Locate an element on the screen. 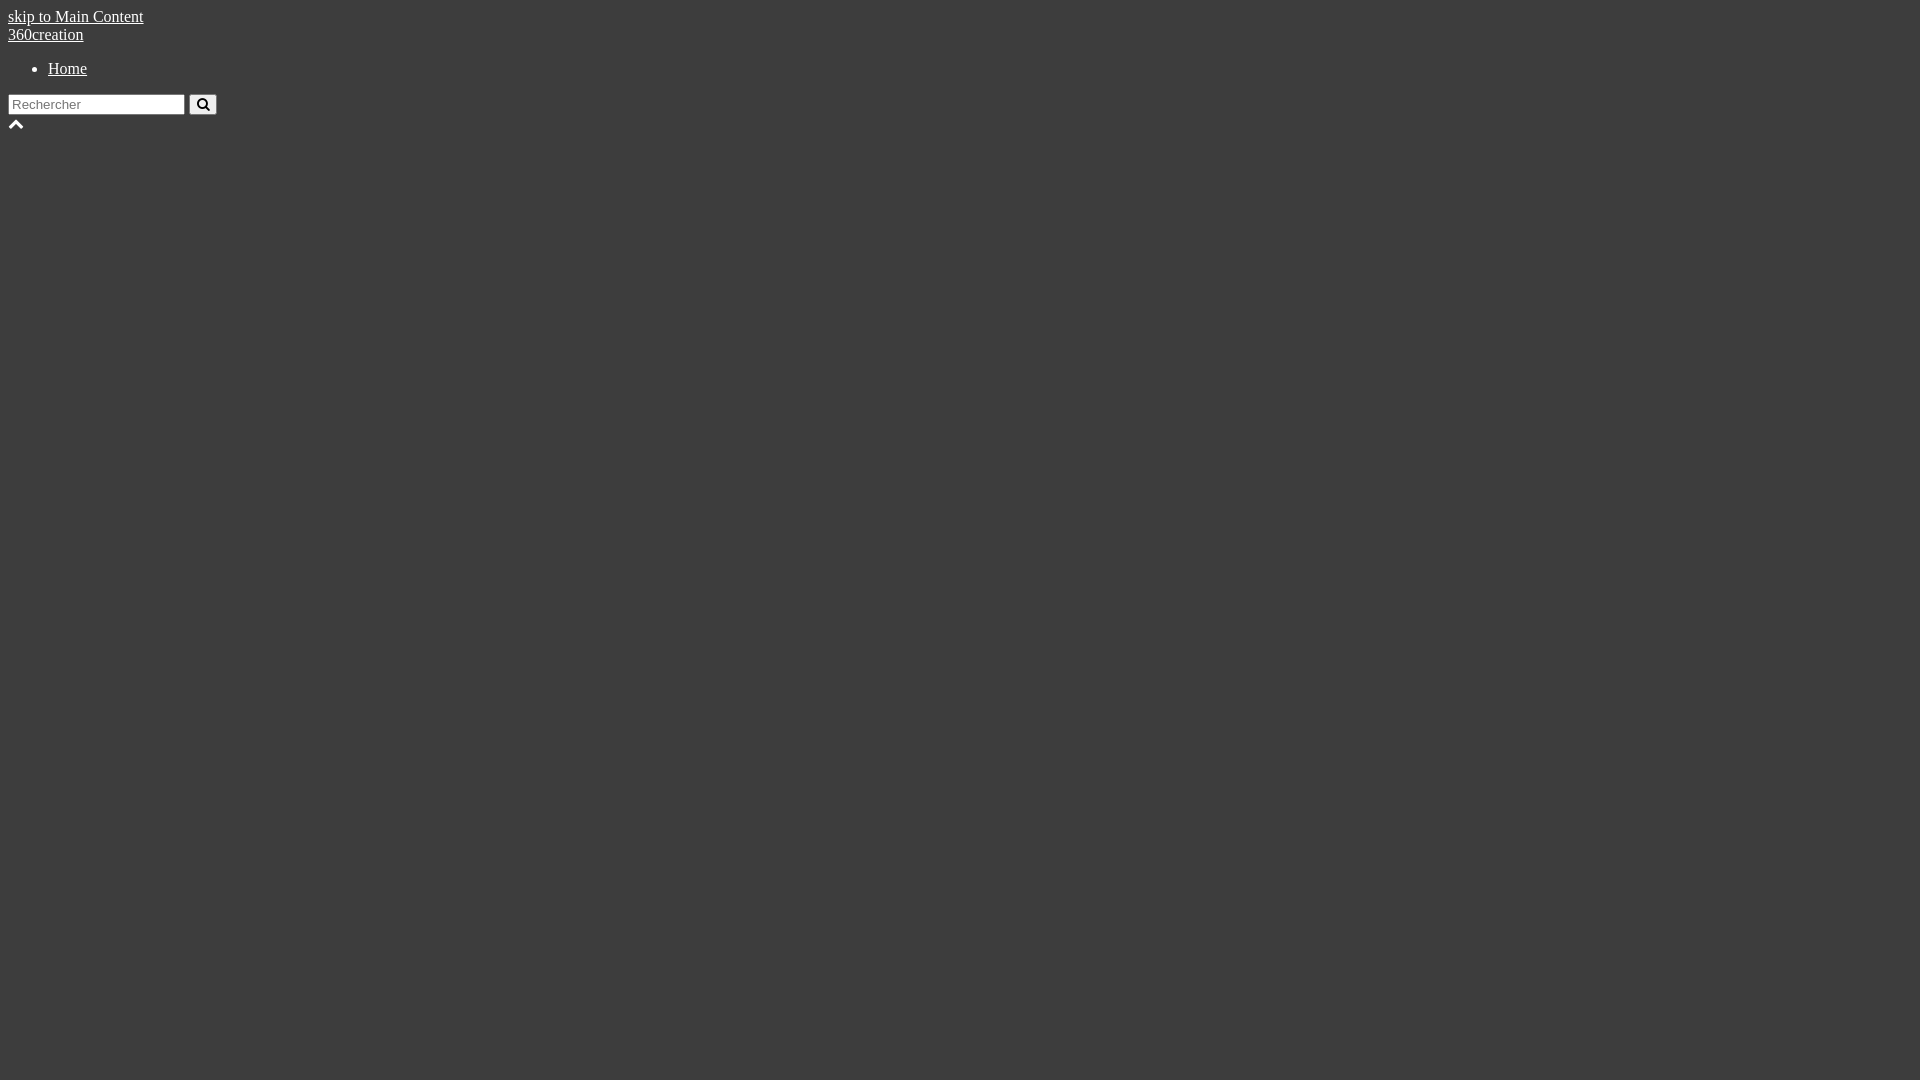 The height and width of the screenshot is (1080, 1920). '360creation' is located at coordinates (46, 34).